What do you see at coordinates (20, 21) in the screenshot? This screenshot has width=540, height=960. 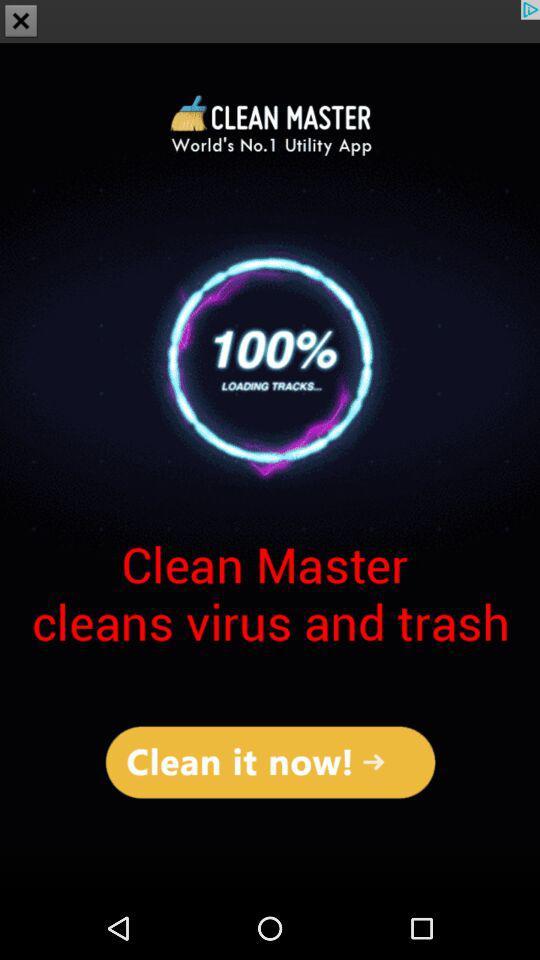 I see `the close icon` at bounding box center [20, 21].